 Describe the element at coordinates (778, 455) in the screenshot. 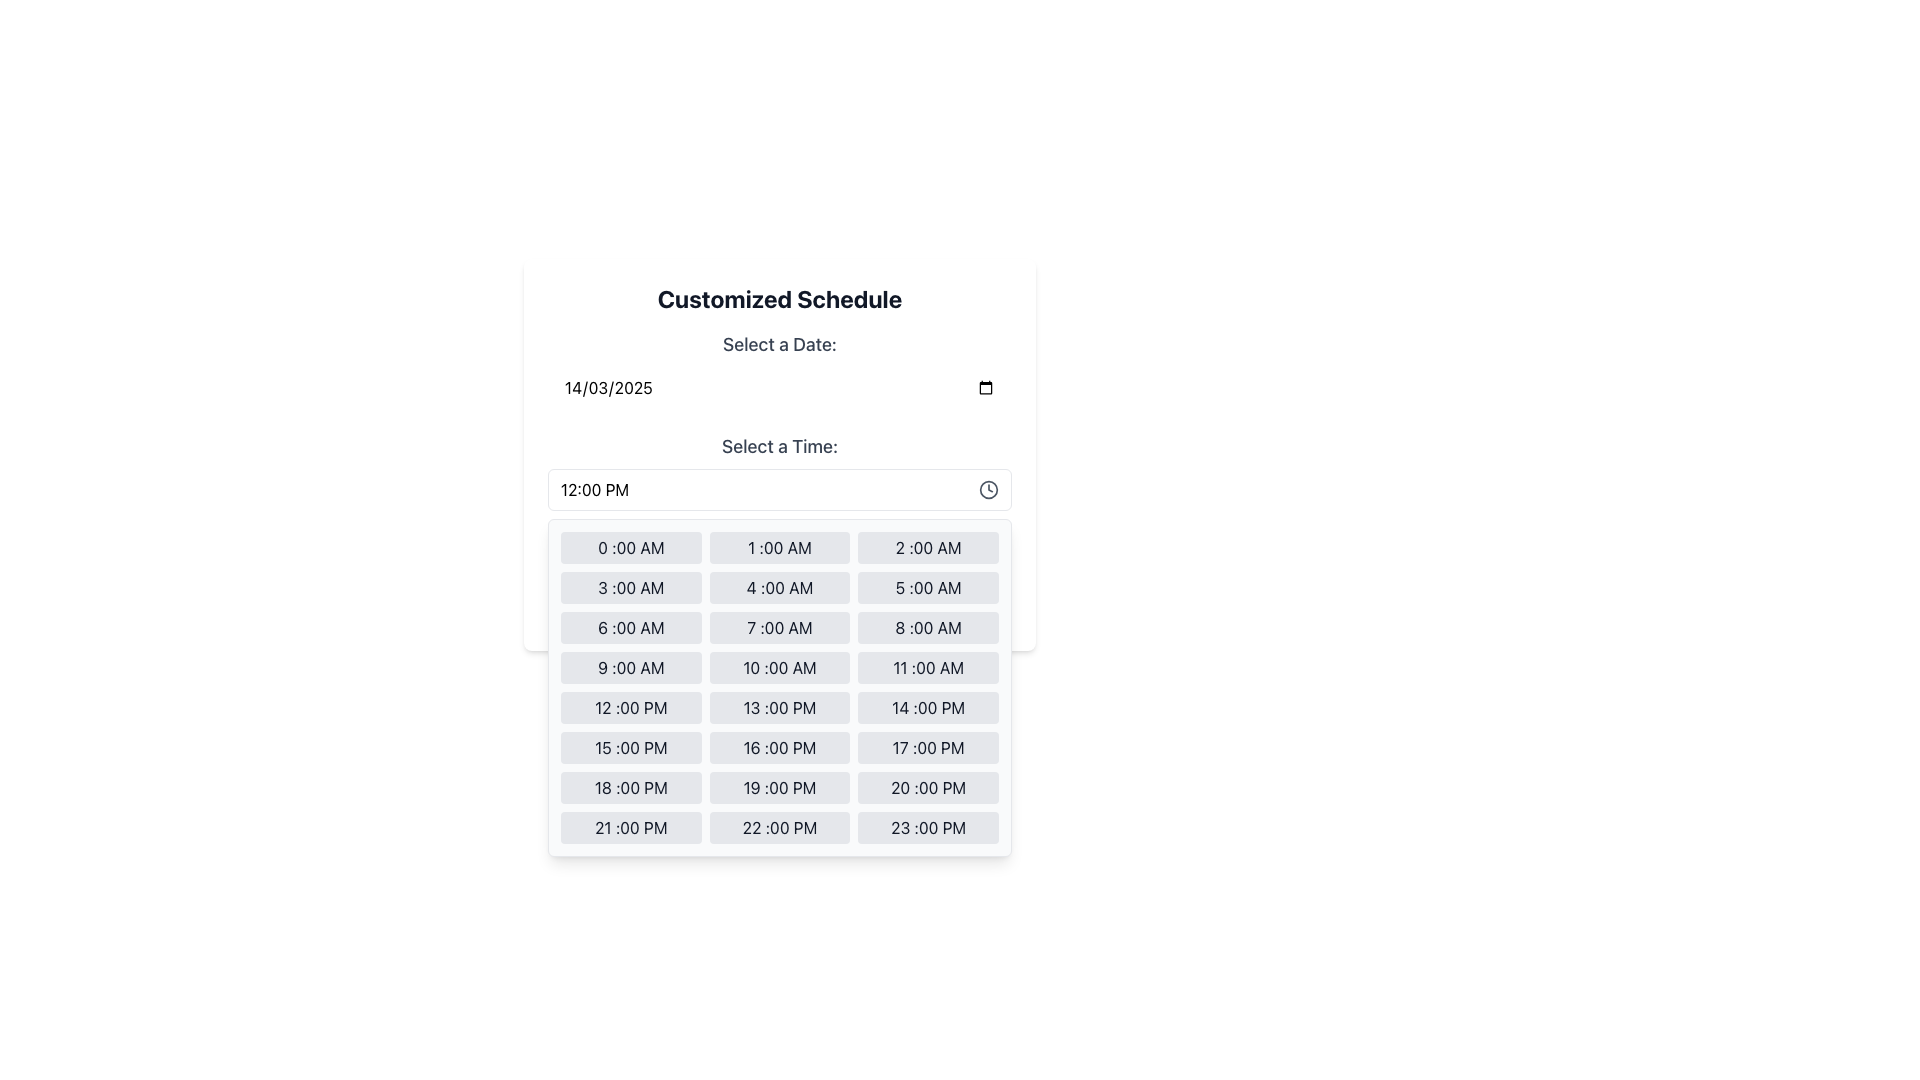

I see `the dropdown within the Dialog Box for scheduling an appointment, located below the title 'Customized Schedule' and above the 'Confirm Schedule' button` at that location.